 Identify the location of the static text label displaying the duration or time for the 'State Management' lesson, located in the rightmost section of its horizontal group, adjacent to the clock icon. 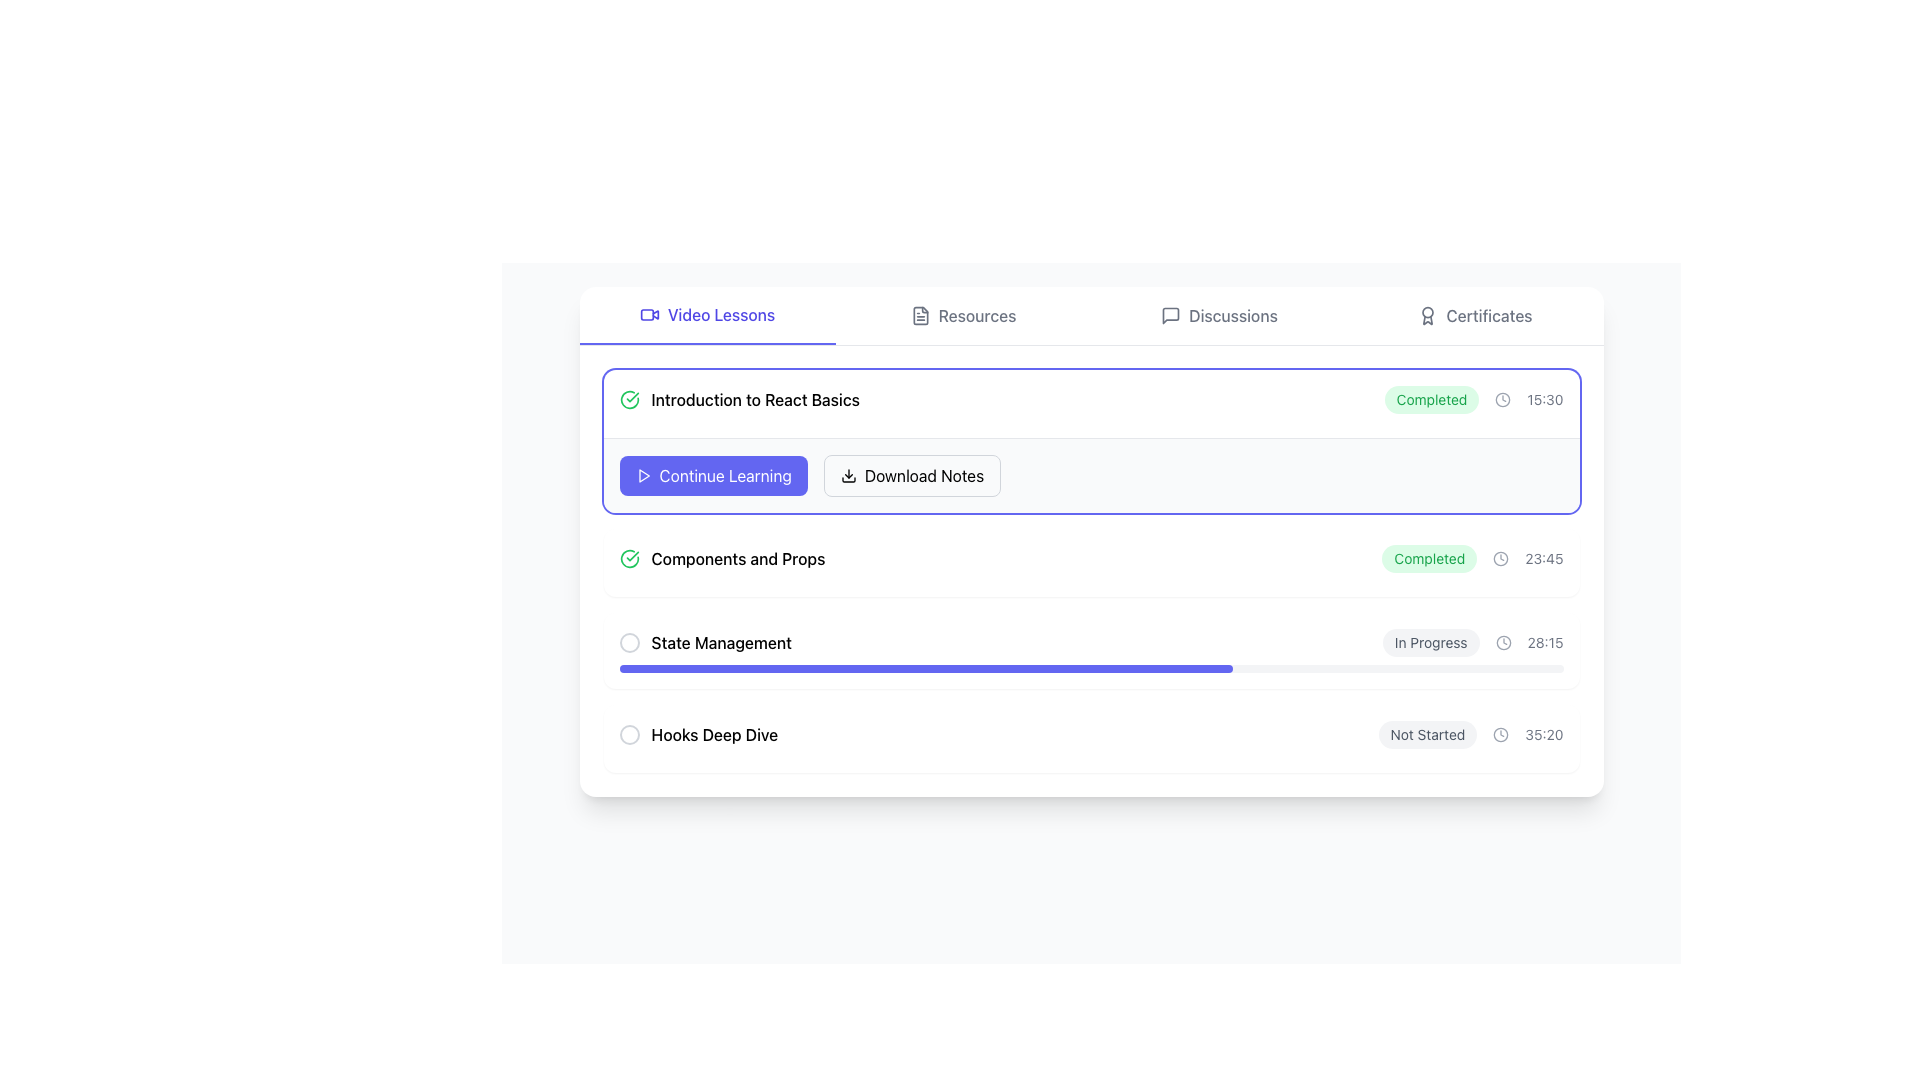
(1544, 643).